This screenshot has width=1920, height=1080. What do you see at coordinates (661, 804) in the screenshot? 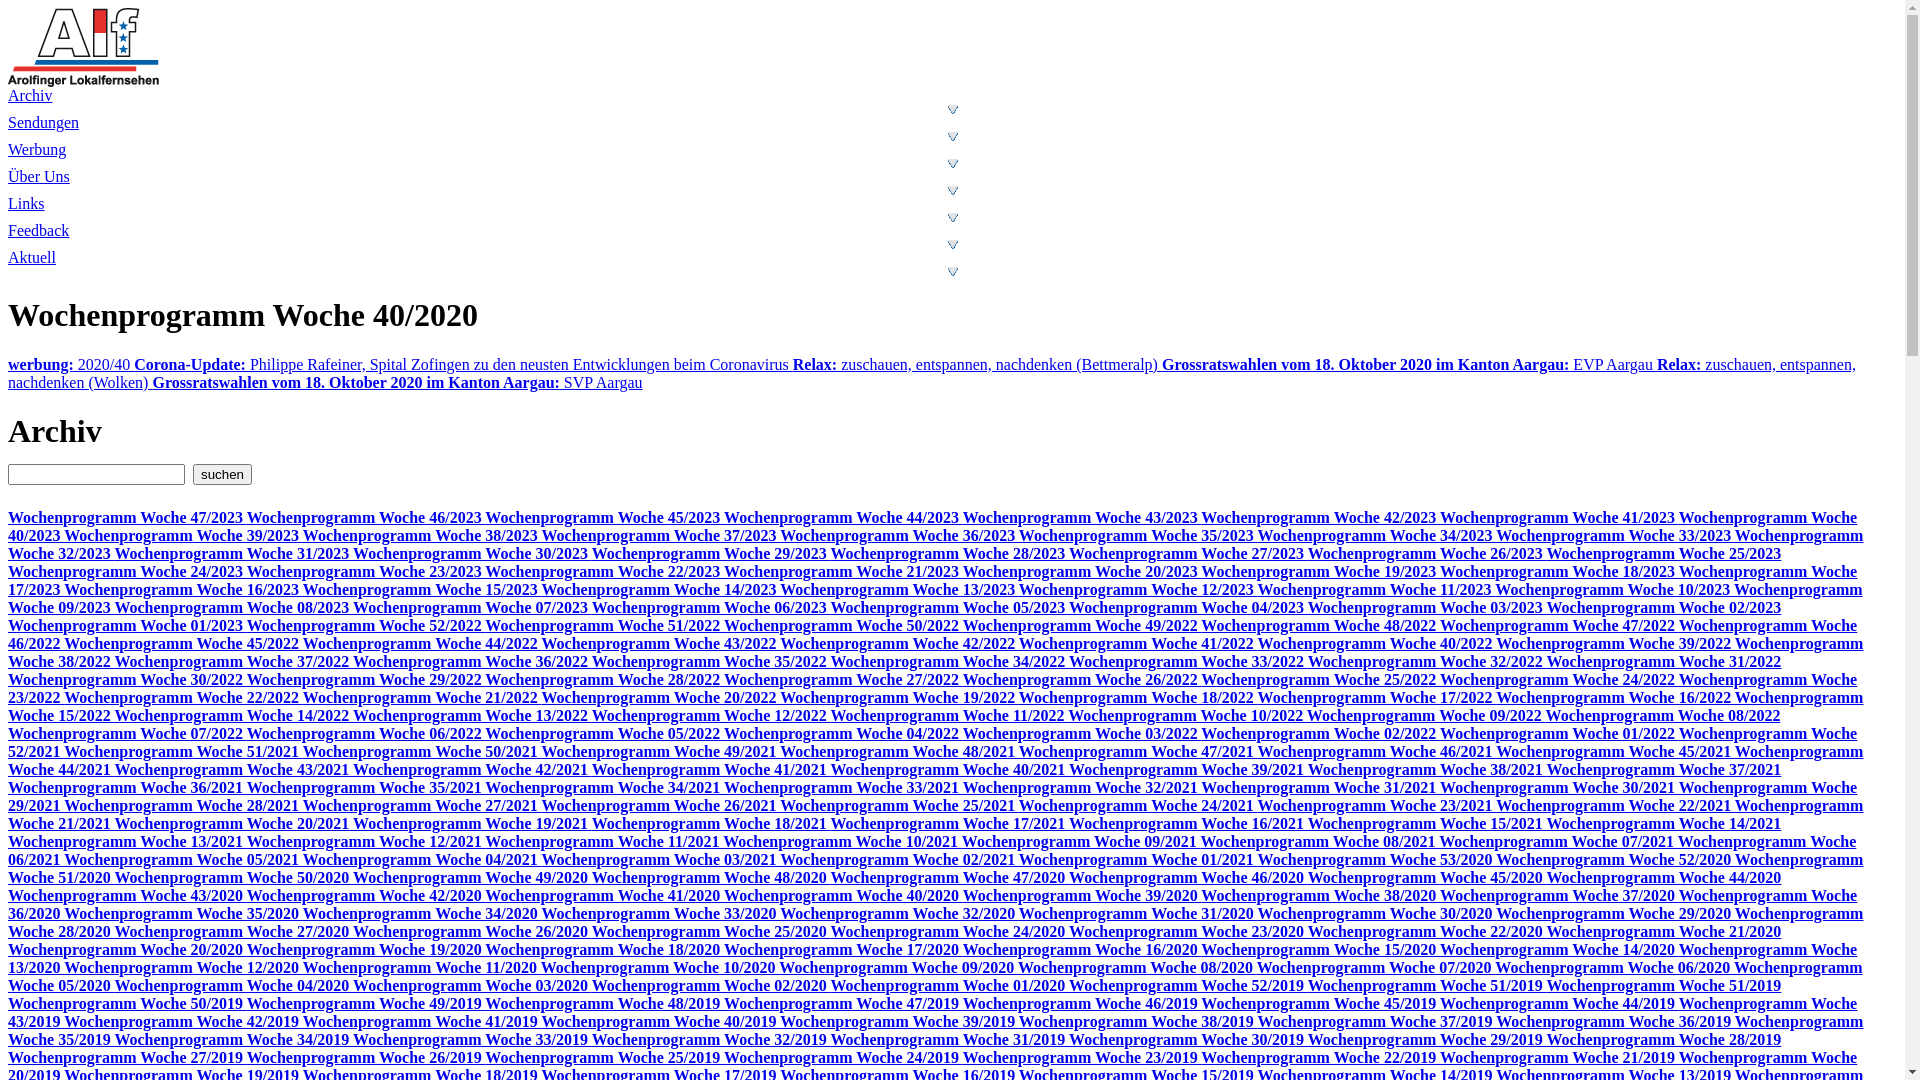
I see `'Wochenprogramm Woche 26/2021'` at bounding box center [661, 804].